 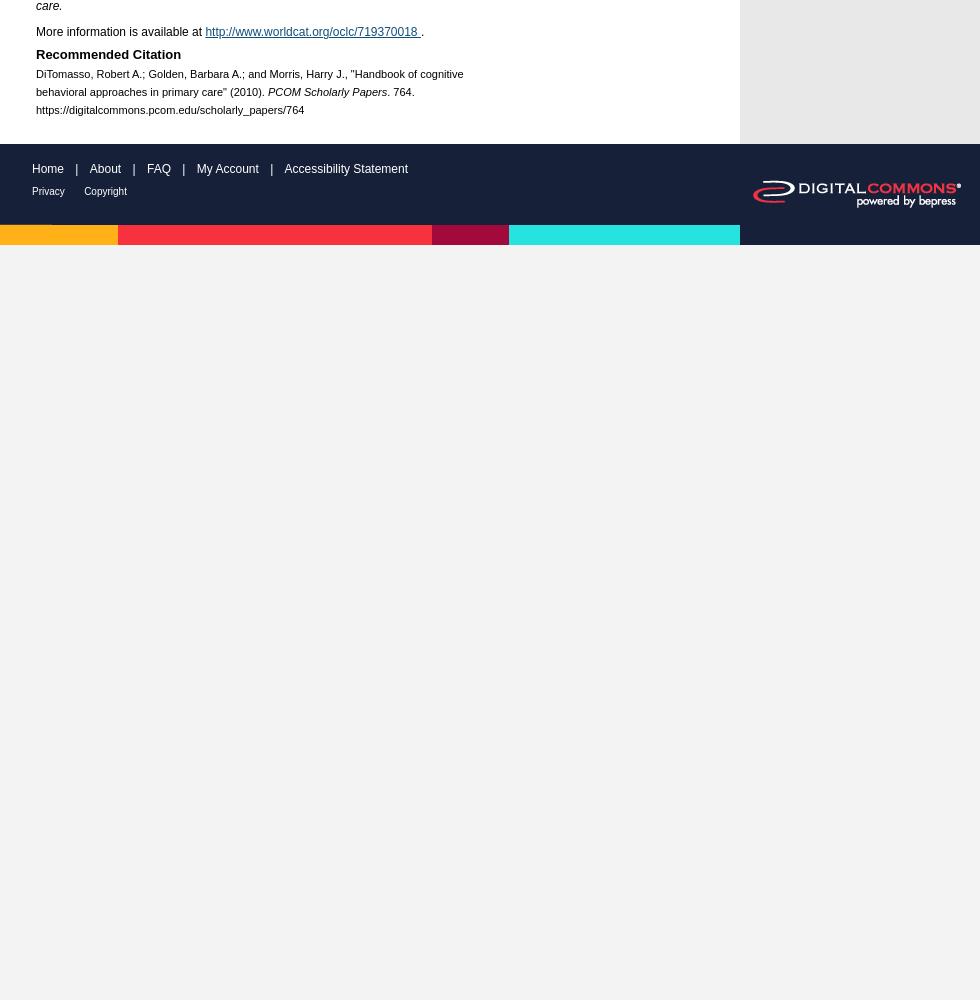 I want to click on '.', so click(x=420, y=32).